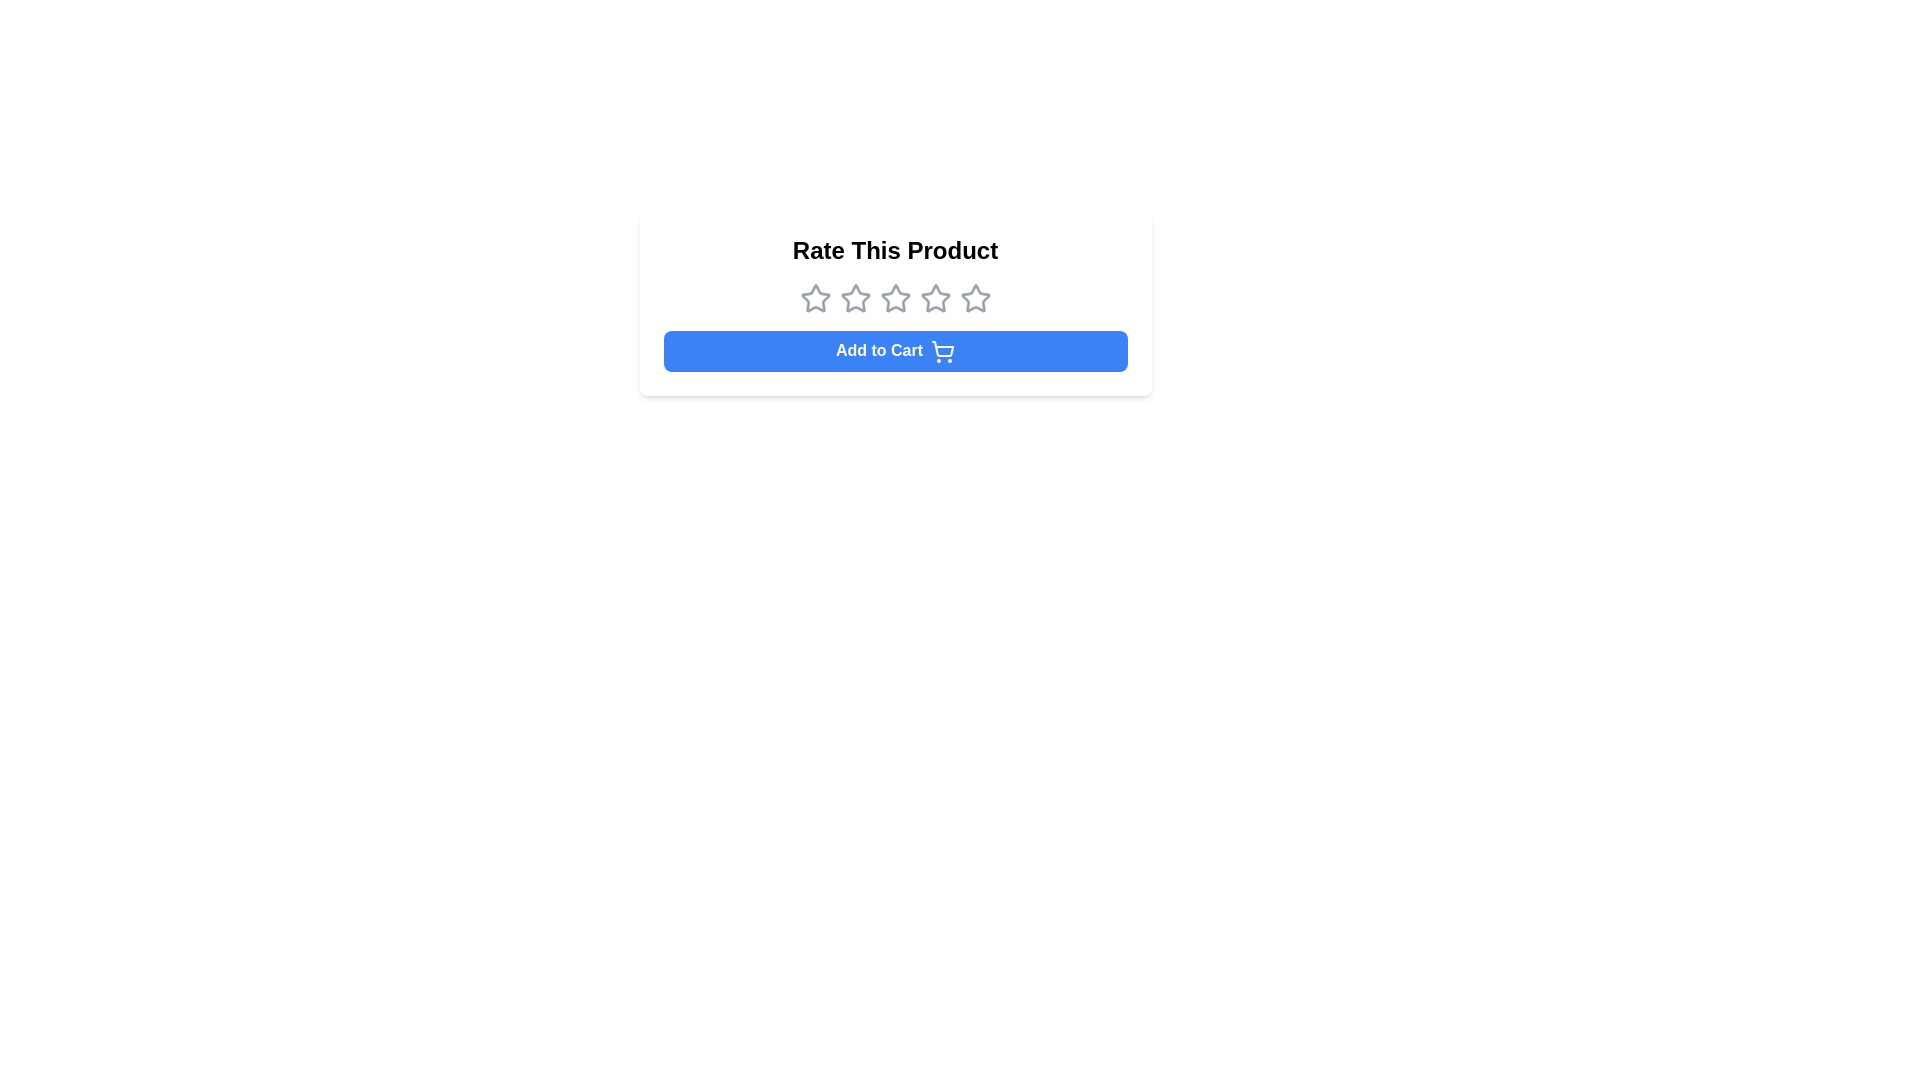 The height and width of the screenshot is (1080, 1920). Describe the element at coordinates (855, 299) in the screenshot. I see `the second star icon in the row of rating stars under 'Rate This Product'` at that location.